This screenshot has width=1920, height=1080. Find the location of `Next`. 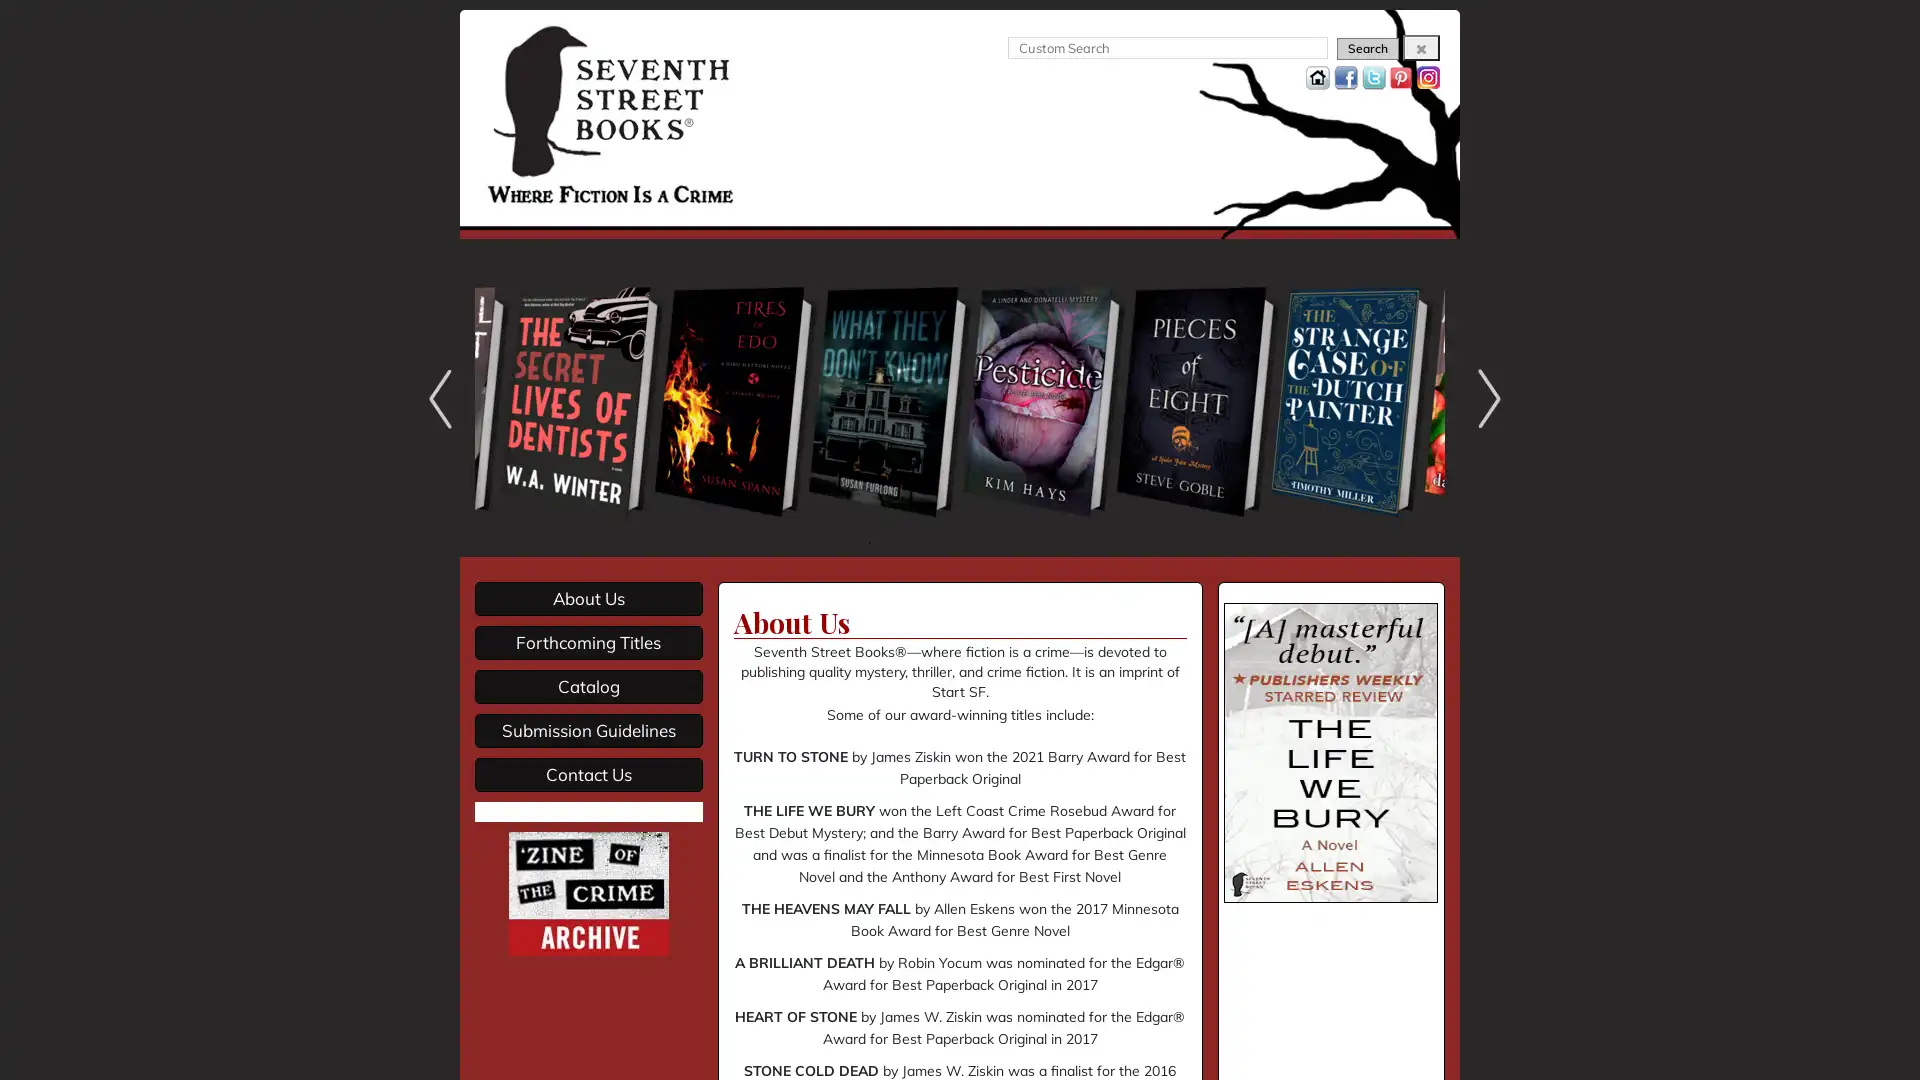

Next is located at coordinates (1484, 398).